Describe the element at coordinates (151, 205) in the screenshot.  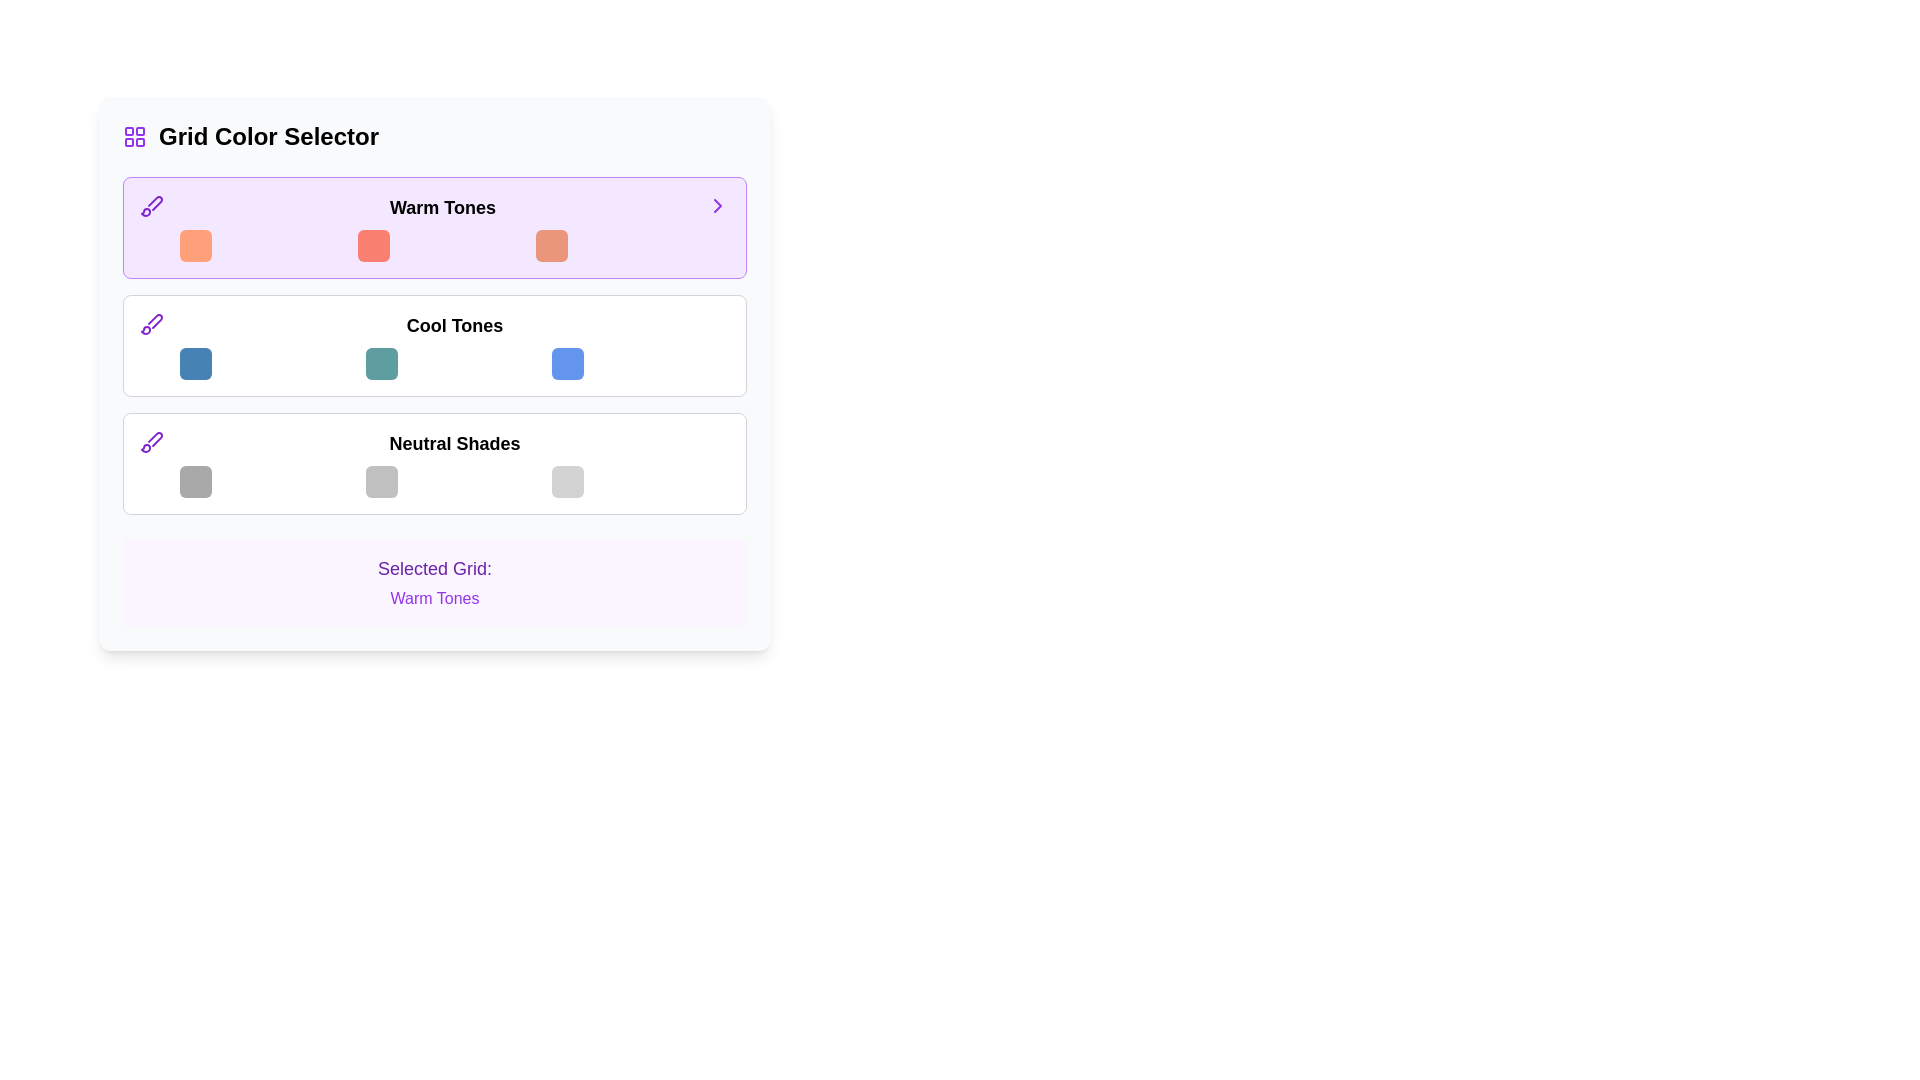
I see `the small purple brush icon located at the top-left corner of the 'Warm Tones' card, aligned with the text 'Warm Tones'` at that location.